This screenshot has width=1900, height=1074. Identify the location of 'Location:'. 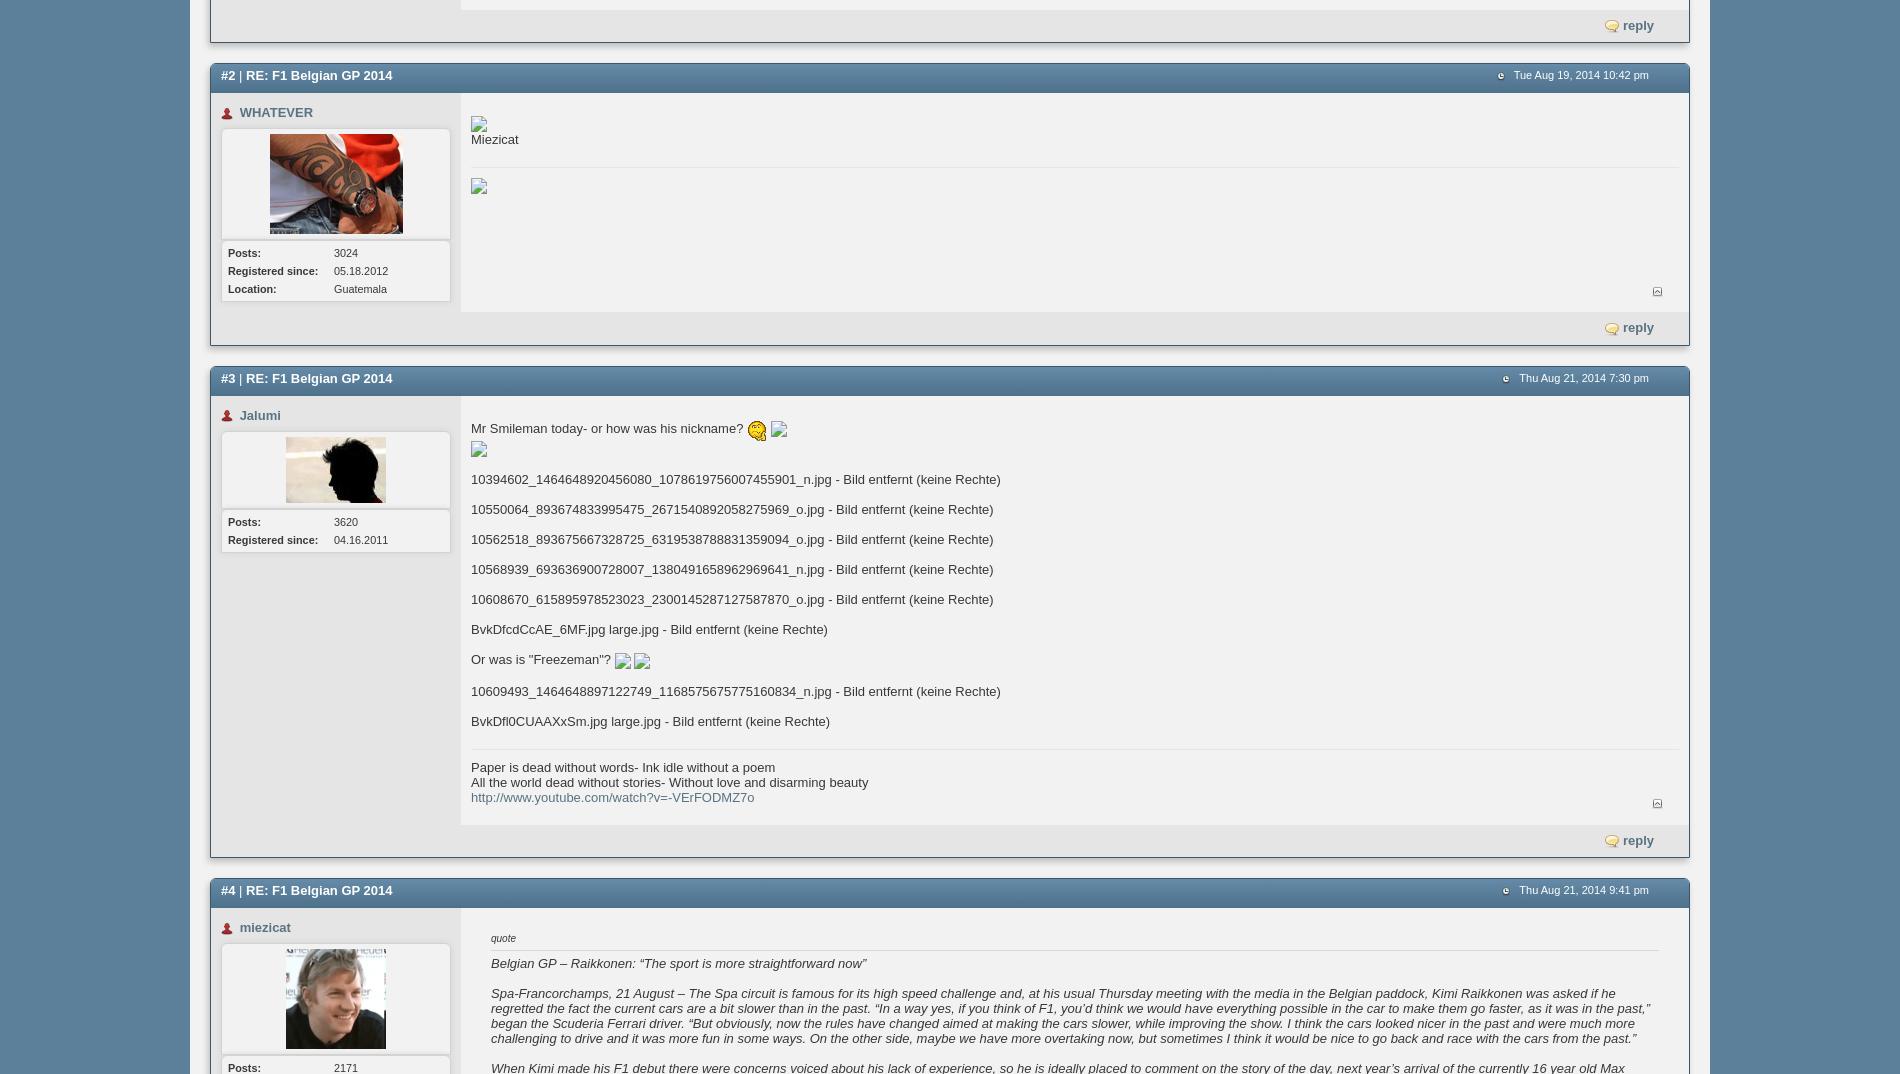
(250, 289).